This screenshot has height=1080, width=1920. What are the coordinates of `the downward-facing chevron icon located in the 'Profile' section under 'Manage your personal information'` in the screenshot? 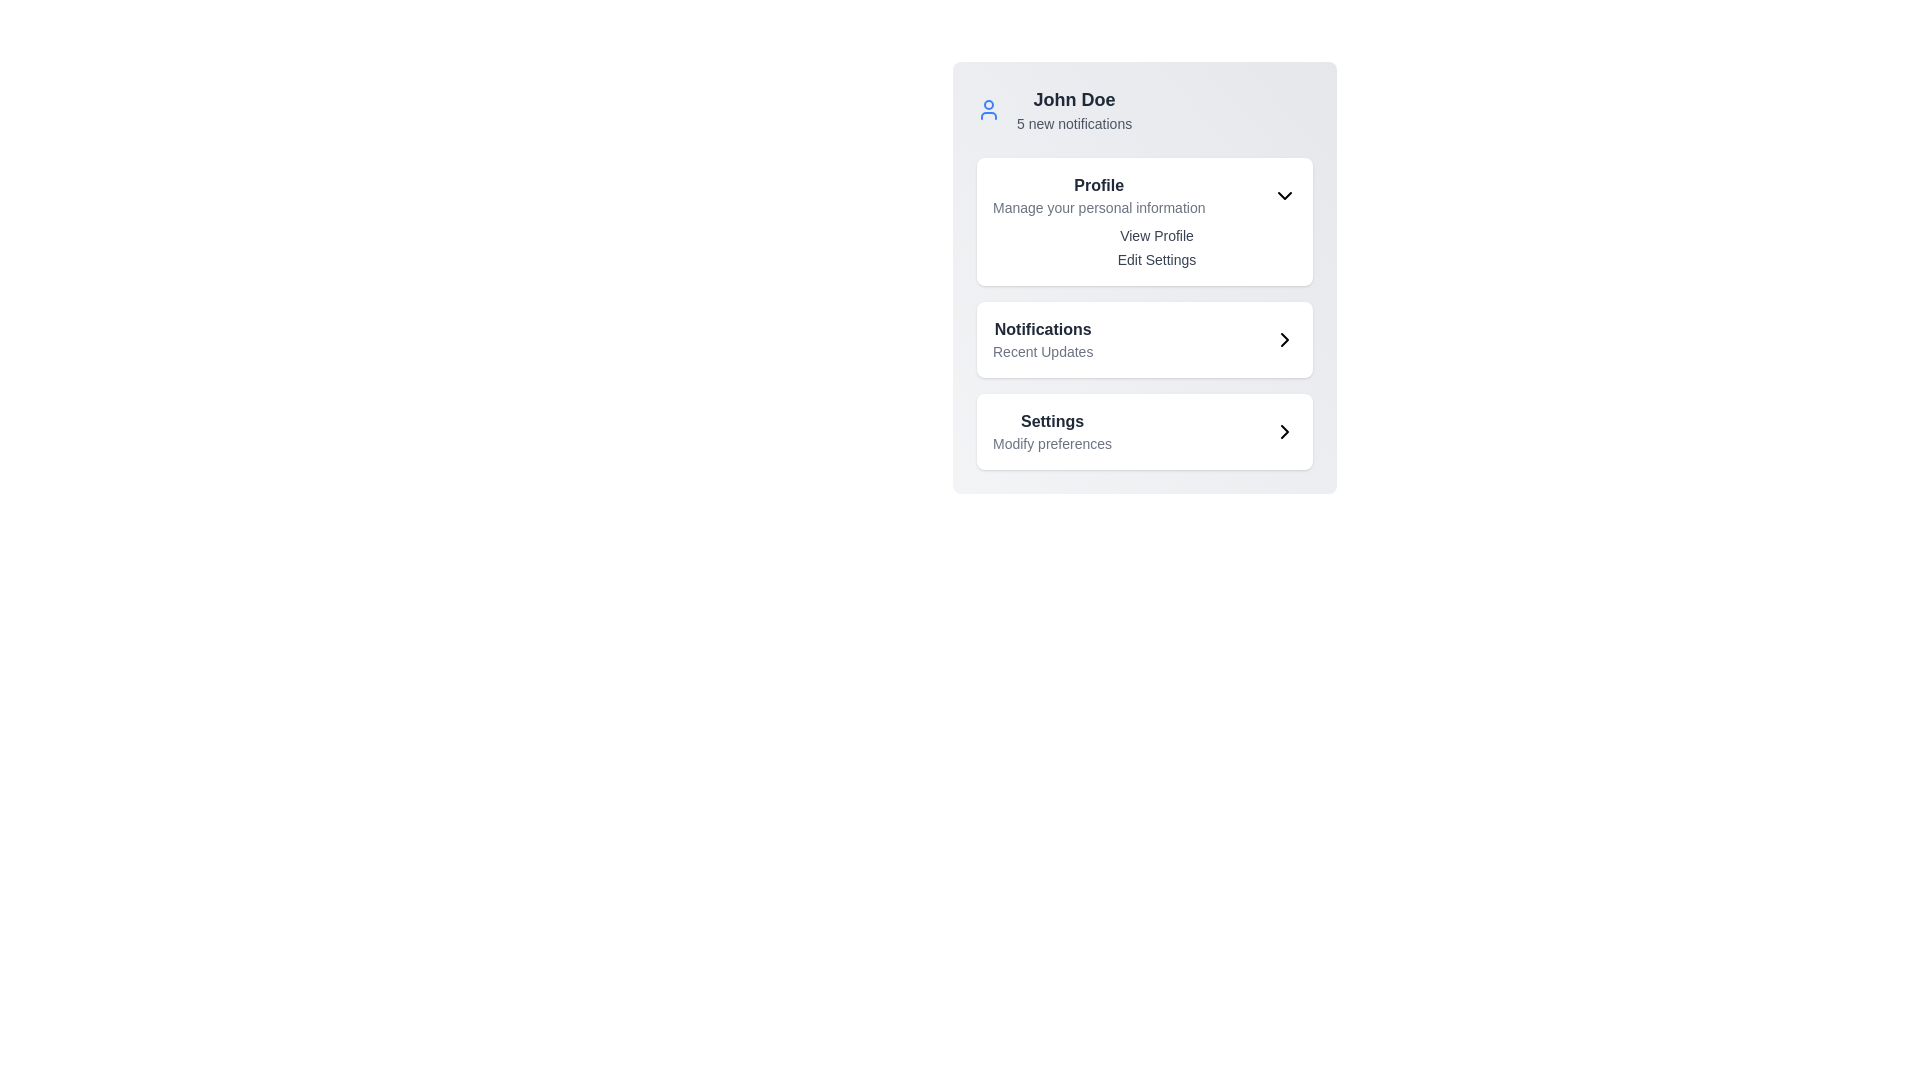 It's located at (1285, 196).